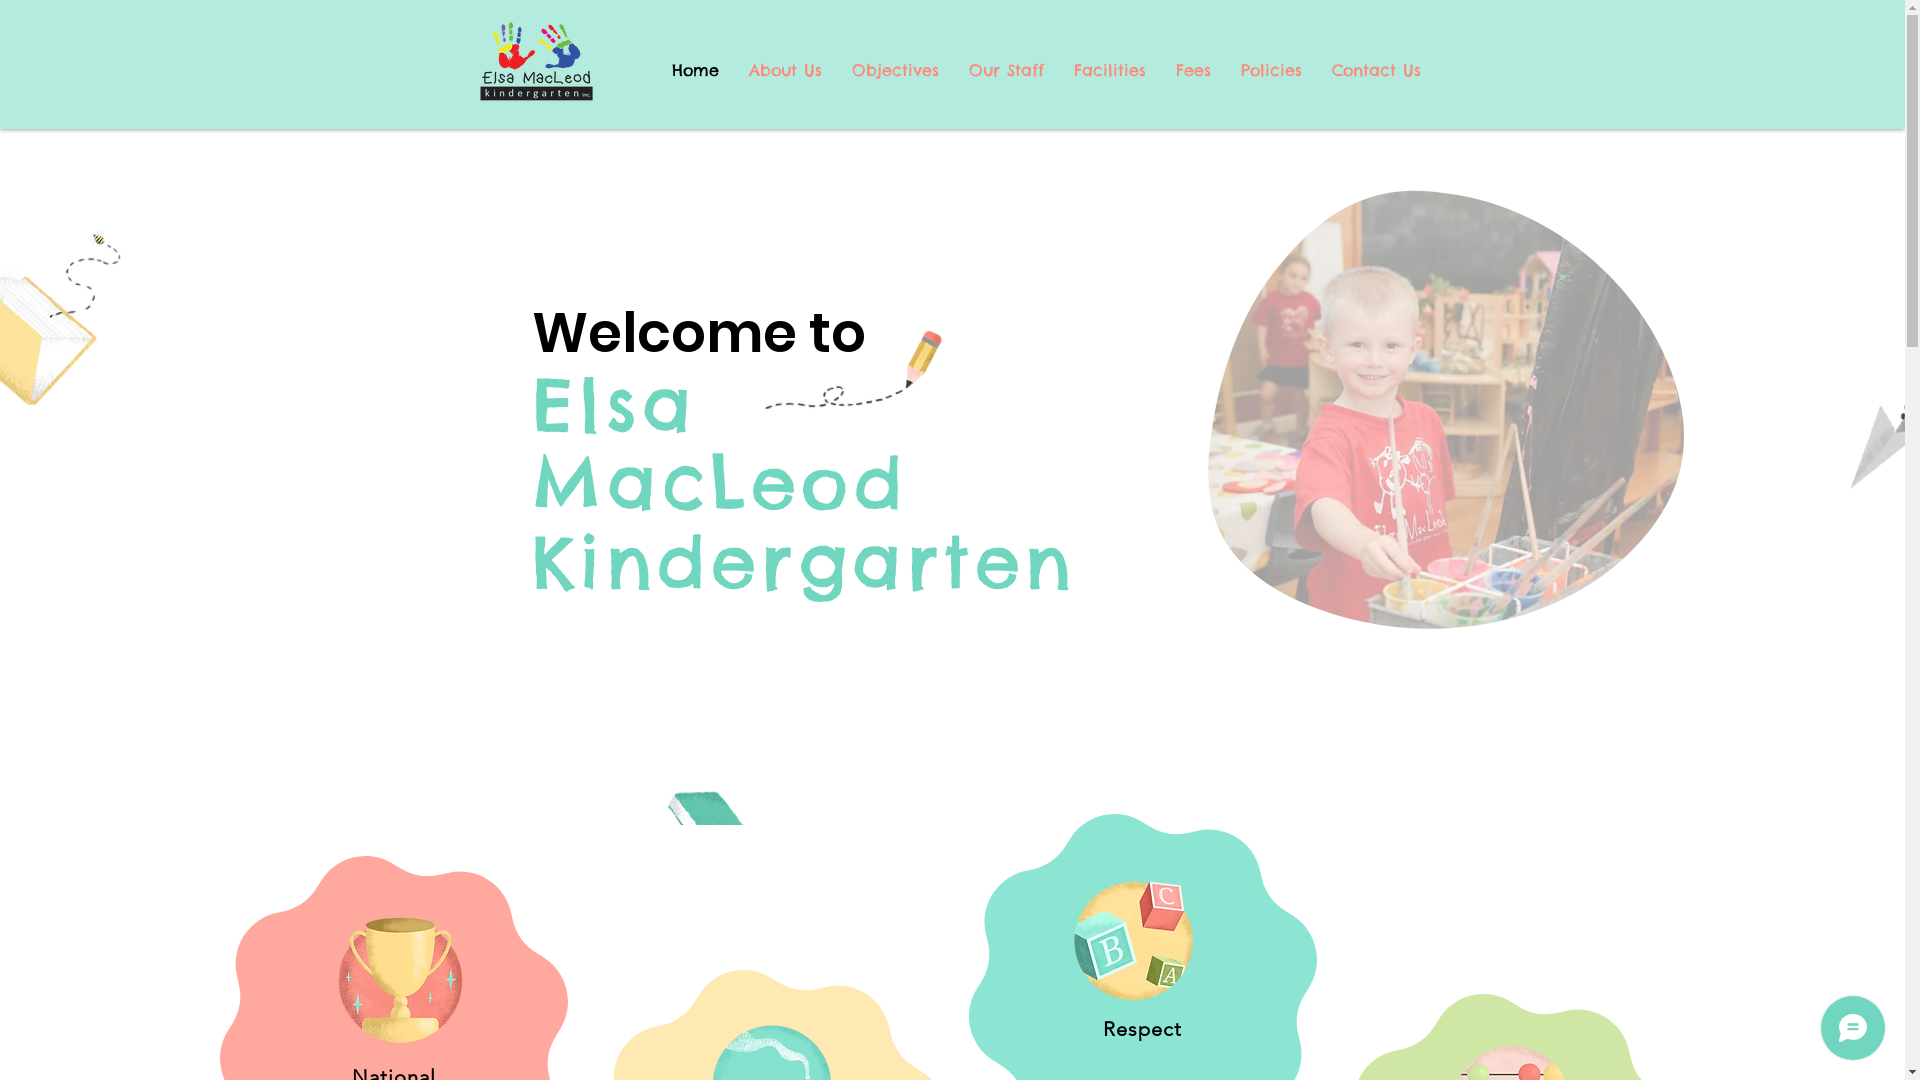 The height and width of the screenshot is (1080, 1920). I want to click on 'About Us', so click(784, 69).